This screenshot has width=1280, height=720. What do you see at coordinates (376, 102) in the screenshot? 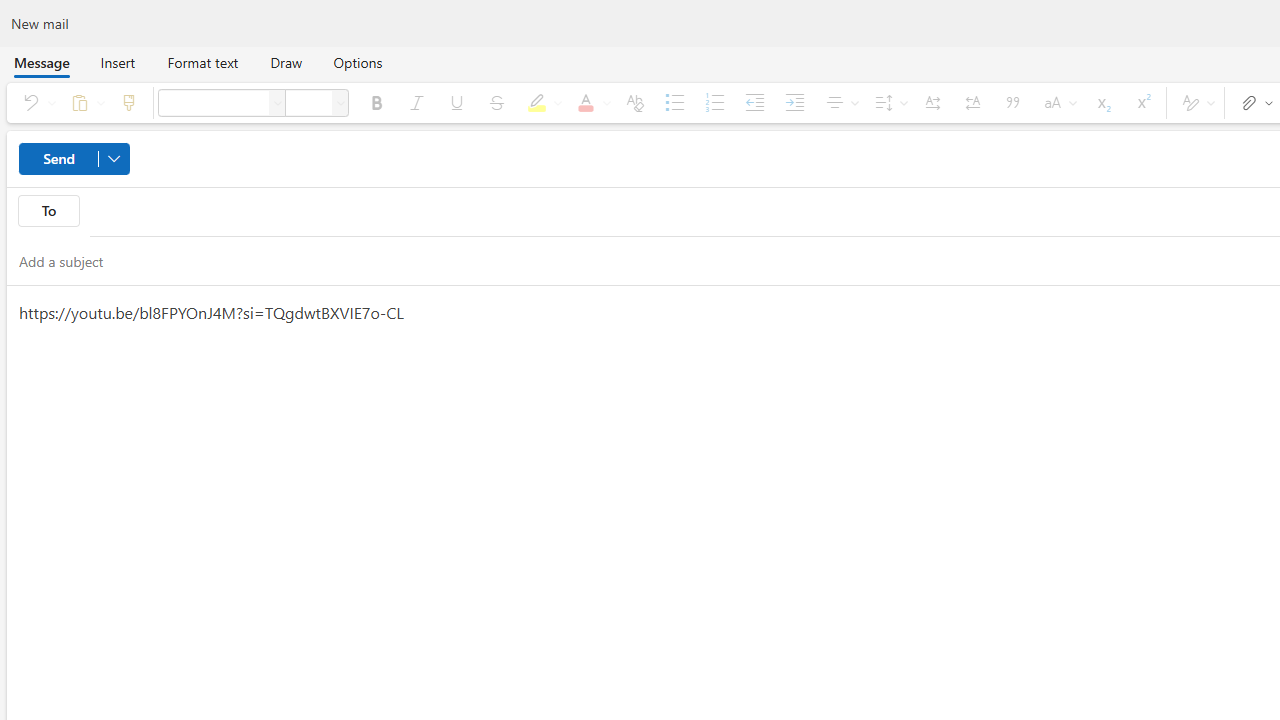
I see `'Bold'` at bounding box center [376, 102].